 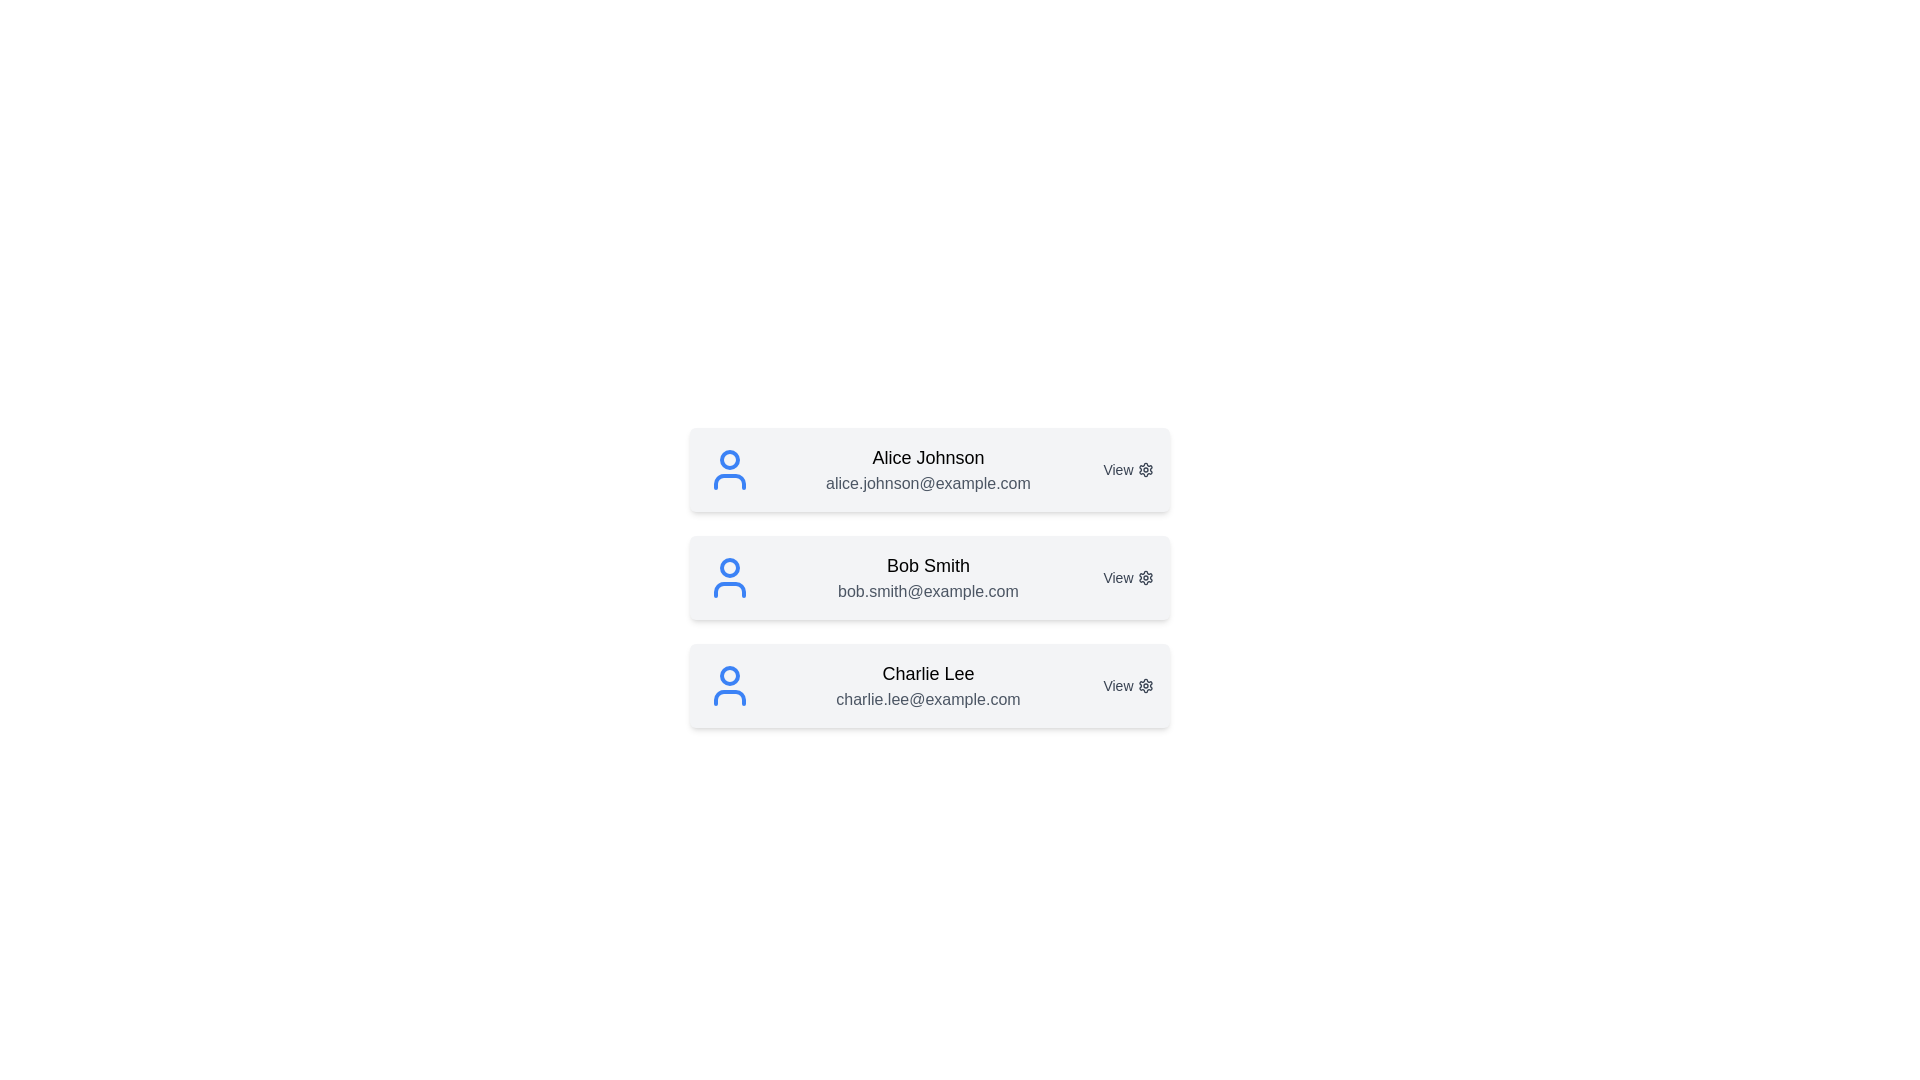 What do you see at coordinates (1128, 578) in the screenshot?
I see `the button located at the top-right corner of the card containing 'Bob Smith' and 'bob.smith@example.com'` at bounding box center [1128, 578].